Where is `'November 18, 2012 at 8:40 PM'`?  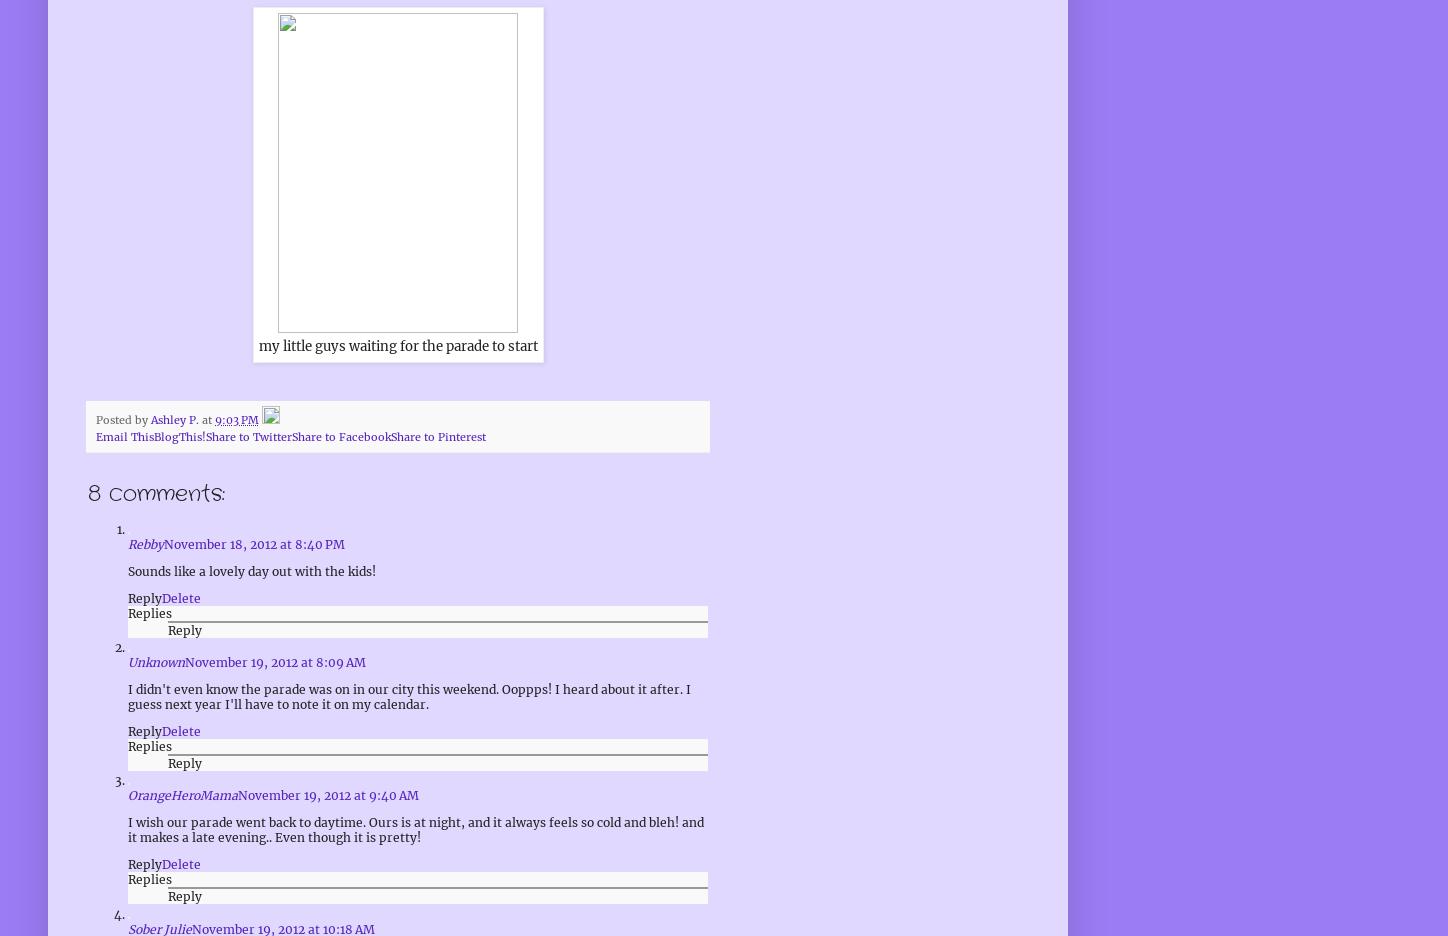
'November 18, 2012 at 8:40 PM' is located at coordinates (163, 543).